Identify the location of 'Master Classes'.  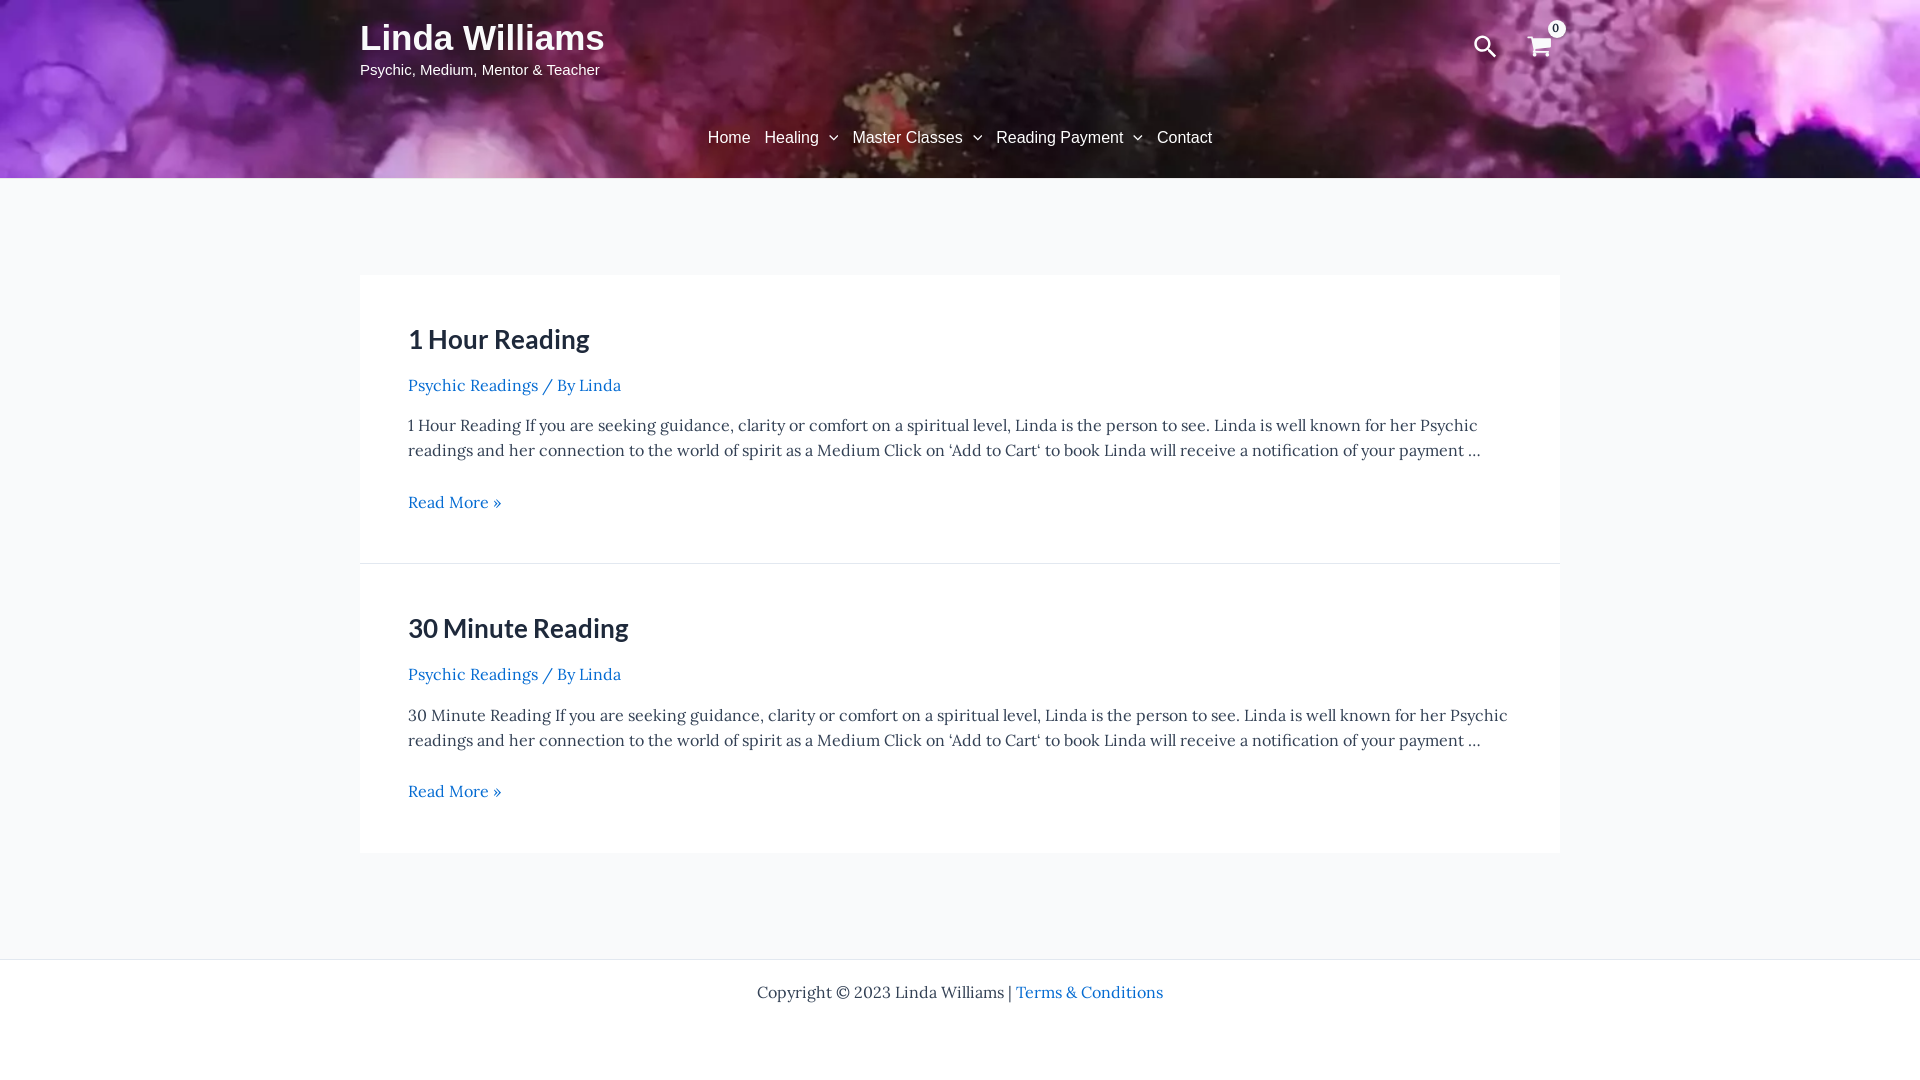
(915, 137).